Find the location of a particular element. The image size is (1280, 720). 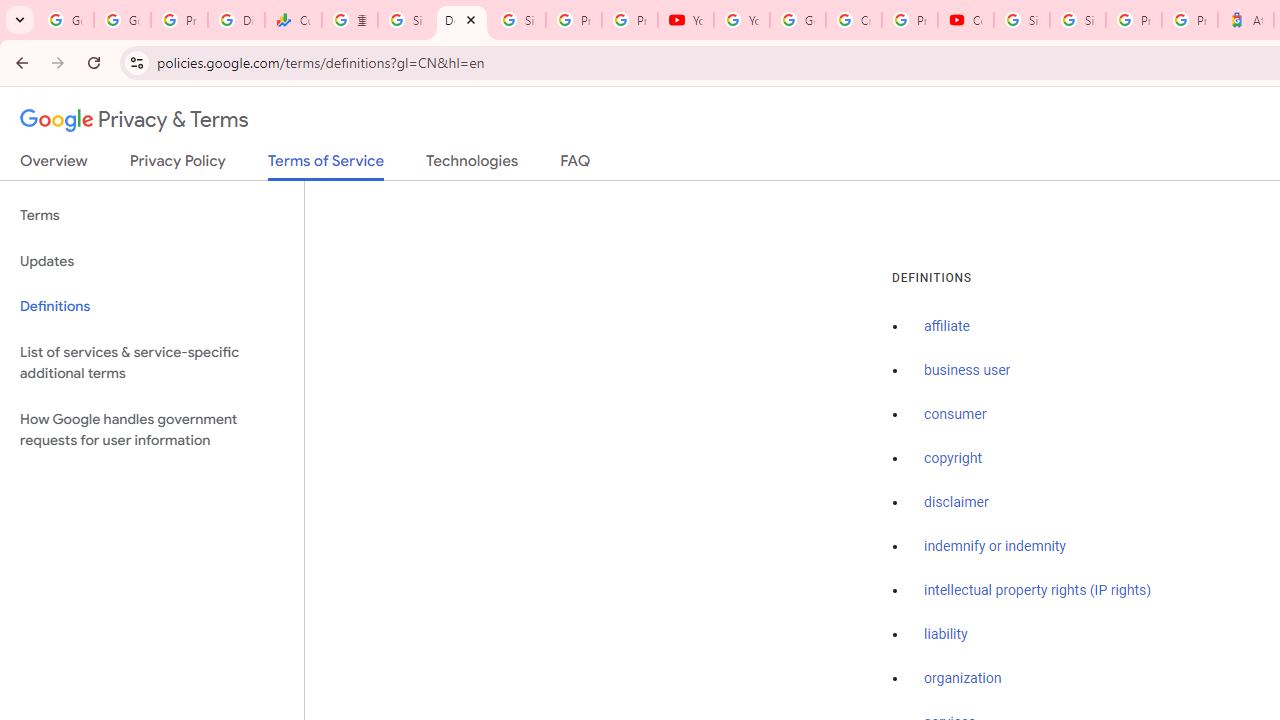

'How Google handles government requests for user information' is located at coordinates (151, 428).